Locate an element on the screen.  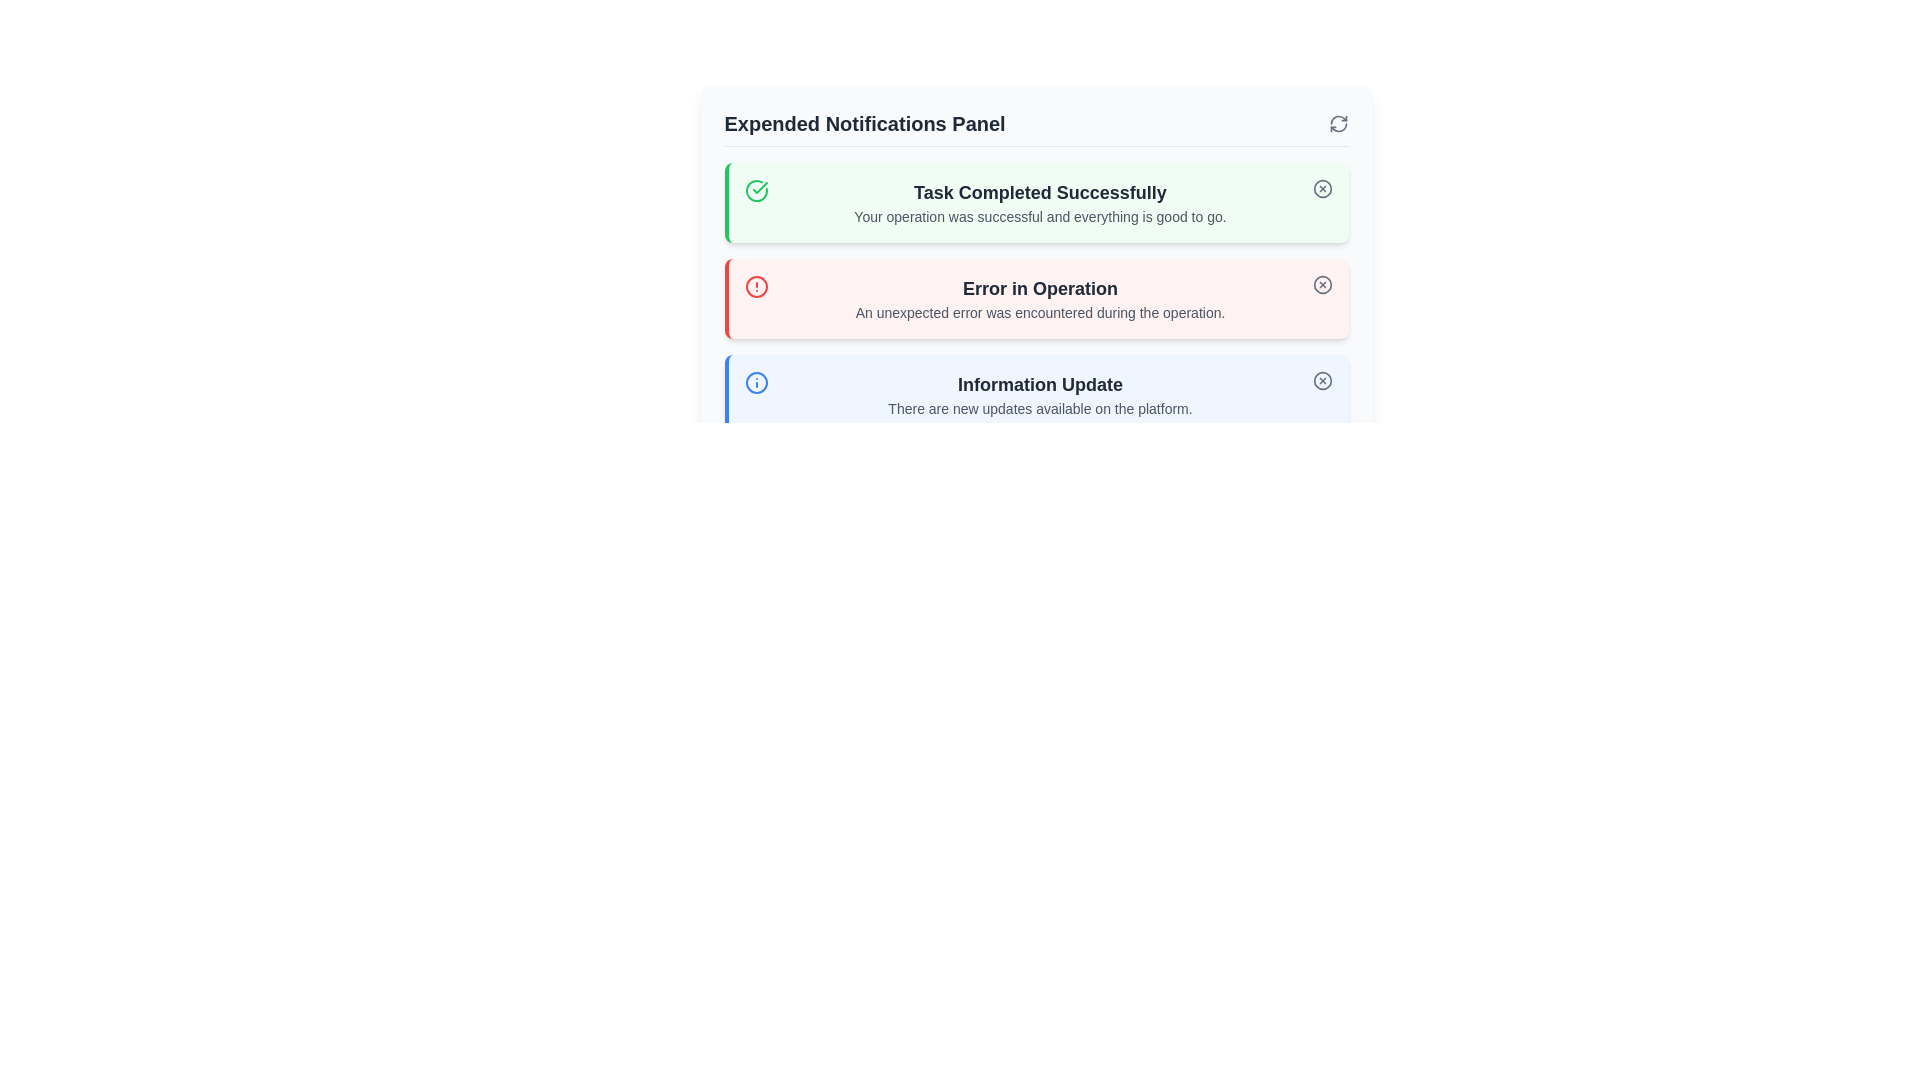
the dismissal button located at the top right of the 'Information Update' notification card, which has a blue border and light blue background is located at coordinates (1322, 381).